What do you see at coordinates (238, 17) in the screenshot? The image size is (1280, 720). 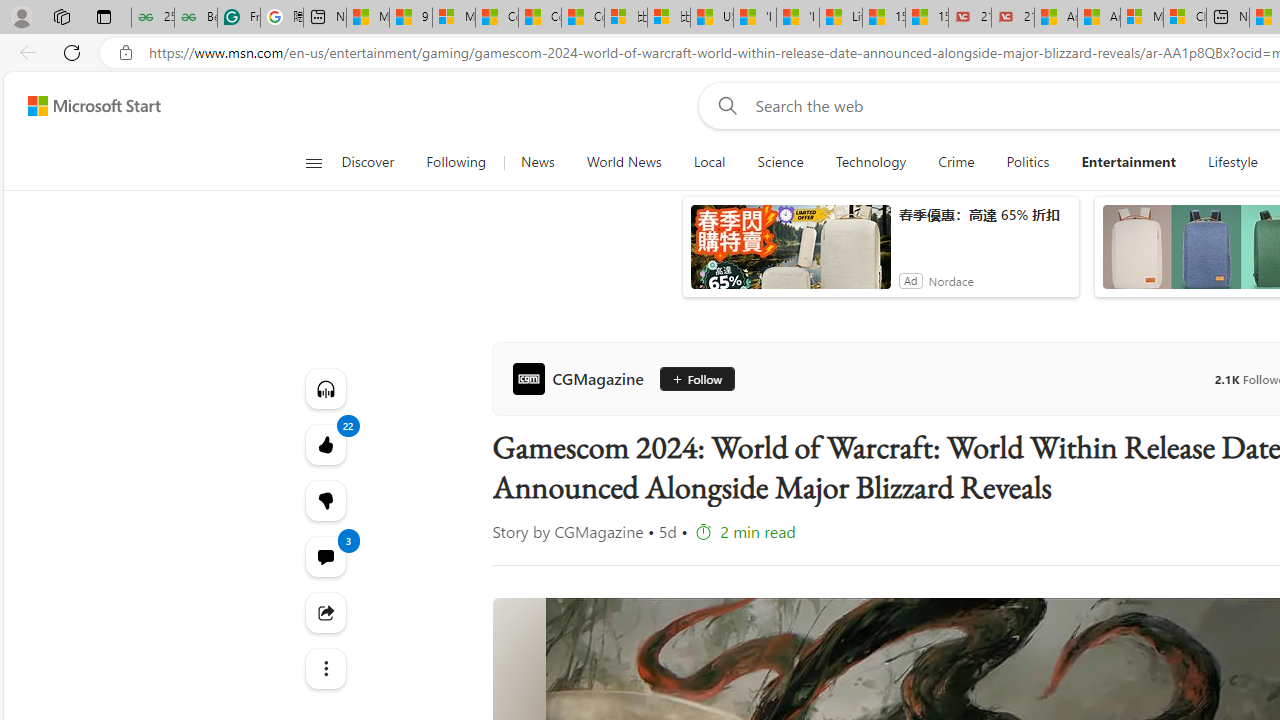 I see `'Free AI Writing Assistance for Students | Grammarly'` at bounding box center [238, 17].